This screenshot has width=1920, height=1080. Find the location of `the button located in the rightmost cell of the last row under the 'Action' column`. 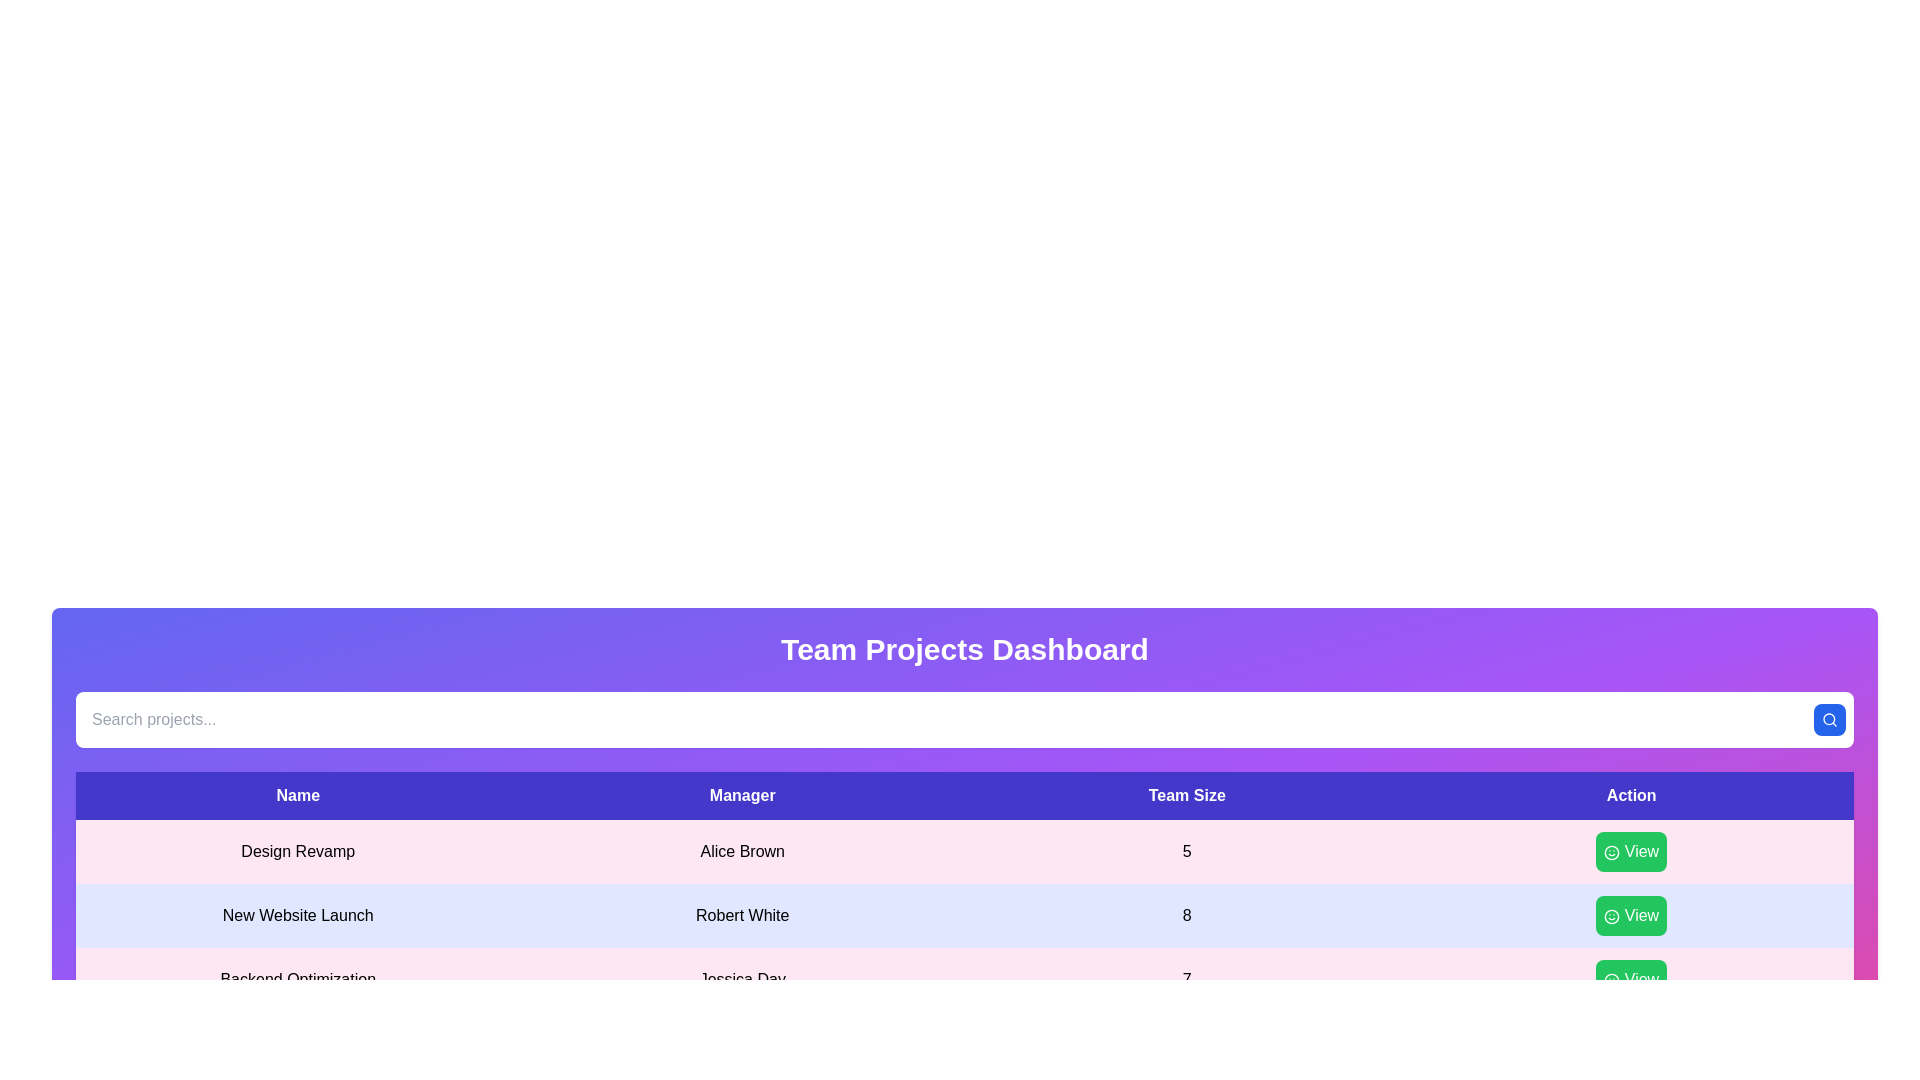

the button located in the rightmost cell of the last row under the 'Action' column is located at coordinates (1631, 978).